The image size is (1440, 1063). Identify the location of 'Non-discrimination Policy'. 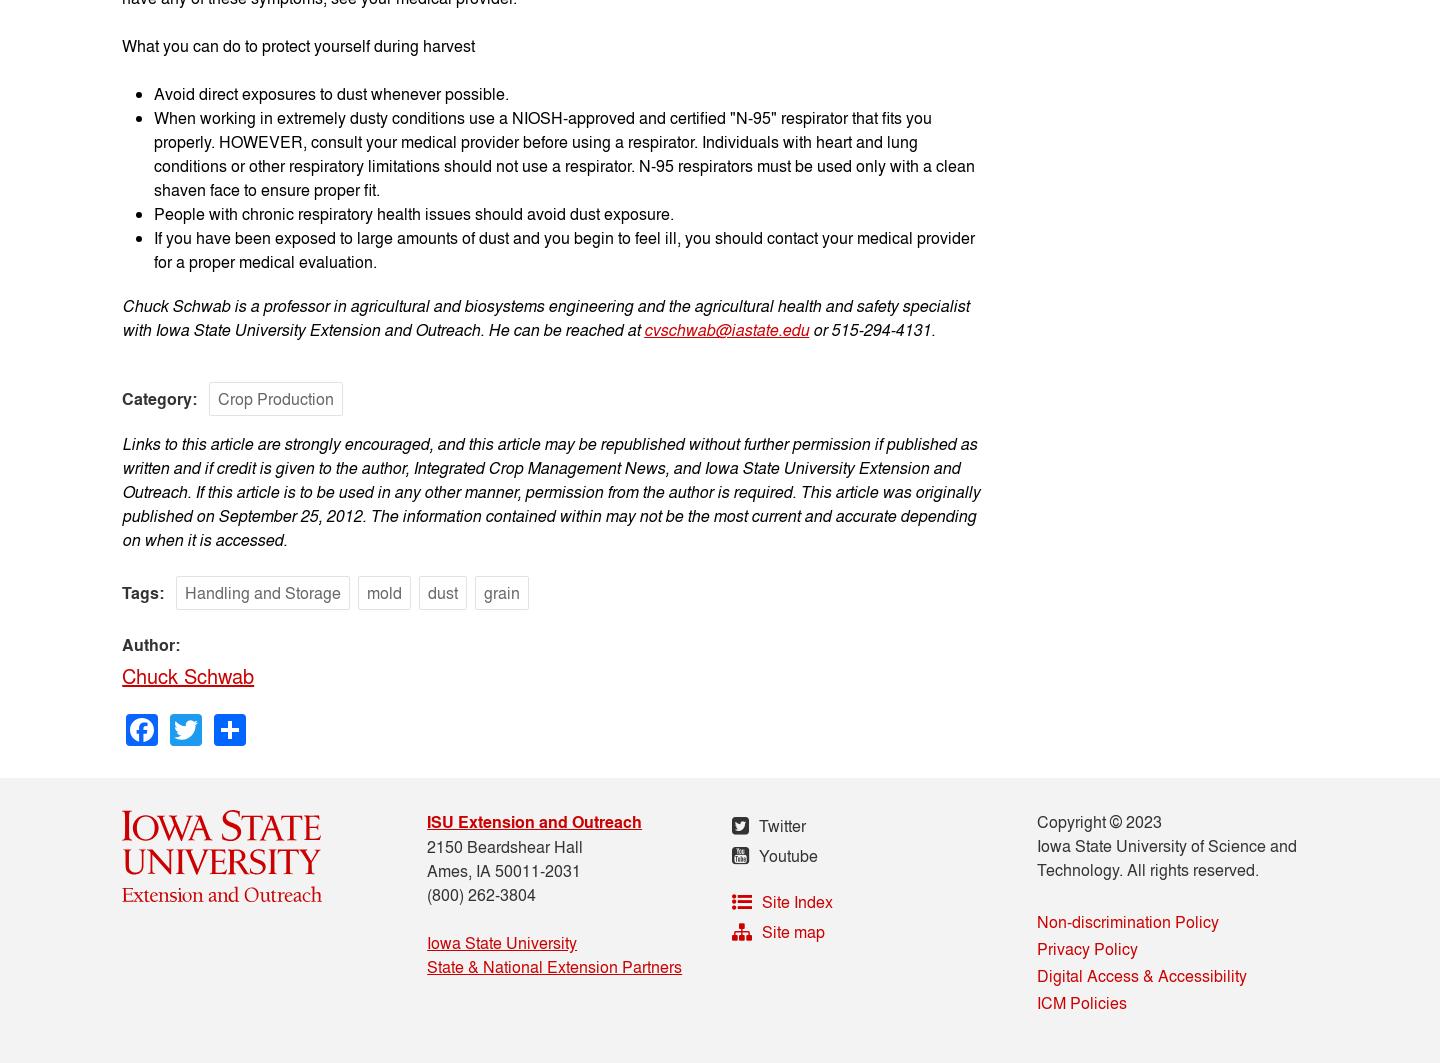
(1126, 919).